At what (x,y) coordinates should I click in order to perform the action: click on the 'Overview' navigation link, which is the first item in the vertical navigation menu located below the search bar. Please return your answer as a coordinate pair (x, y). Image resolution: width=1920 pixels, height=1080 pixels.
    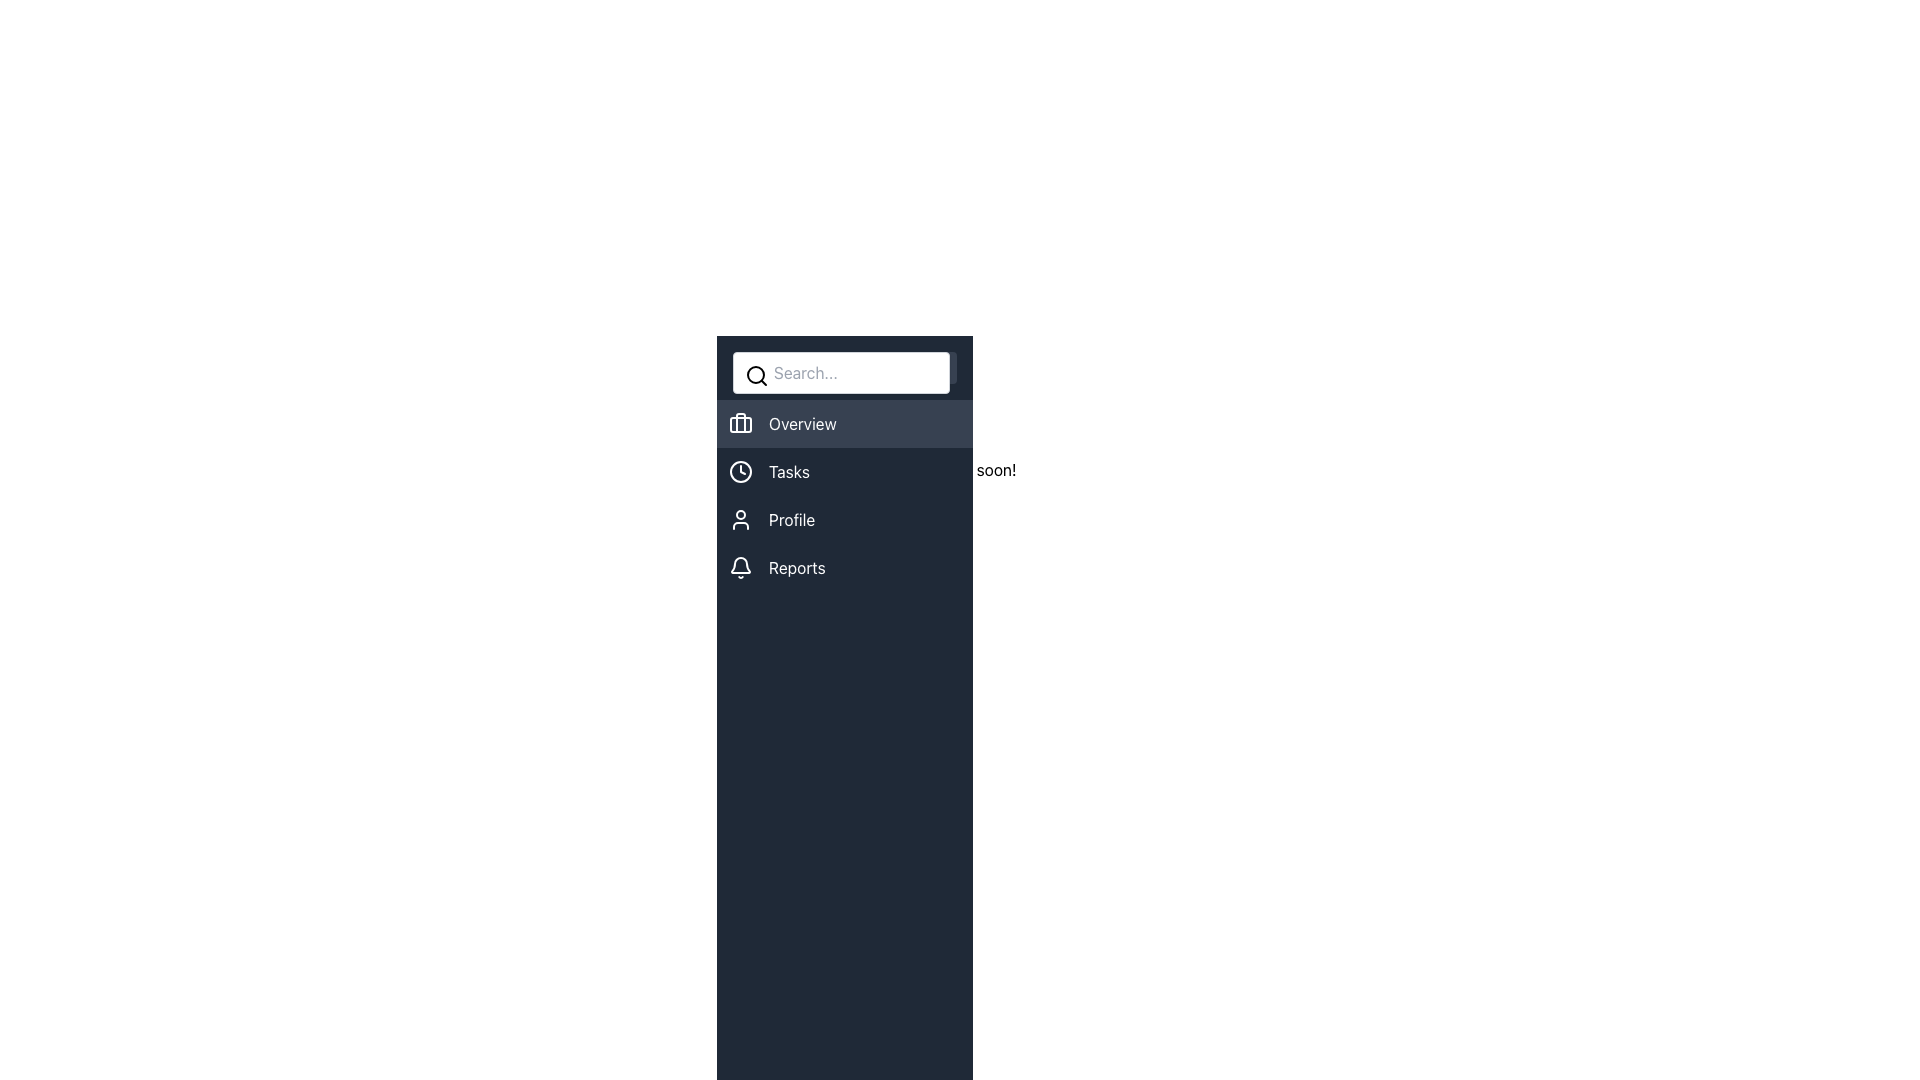
    Looking at the image, I should click on (844, 423).